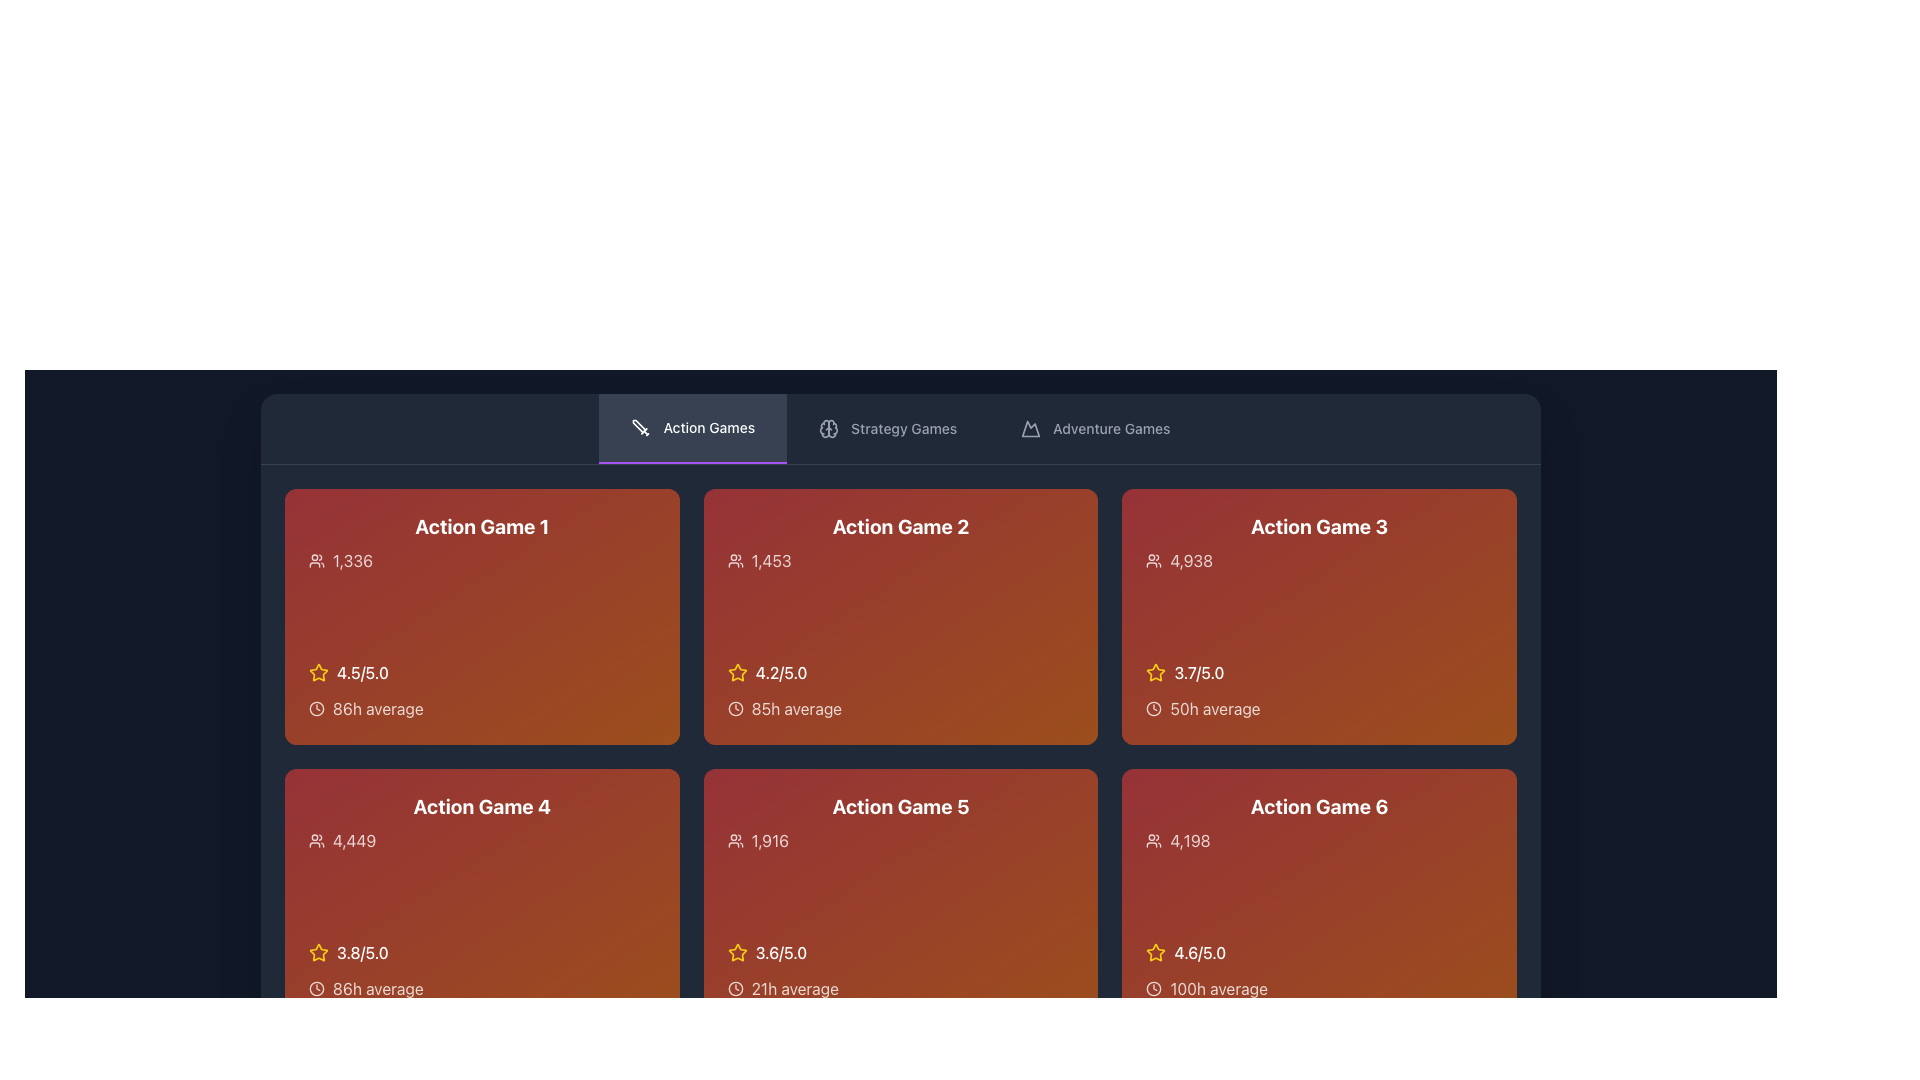 The image size is (1920, 1080). I want to click on the clock icon represented by the circular shape located in the top-left of the 'Action Game 1' card to trigger related actions, assuming it is interactive, so click(315, 708).